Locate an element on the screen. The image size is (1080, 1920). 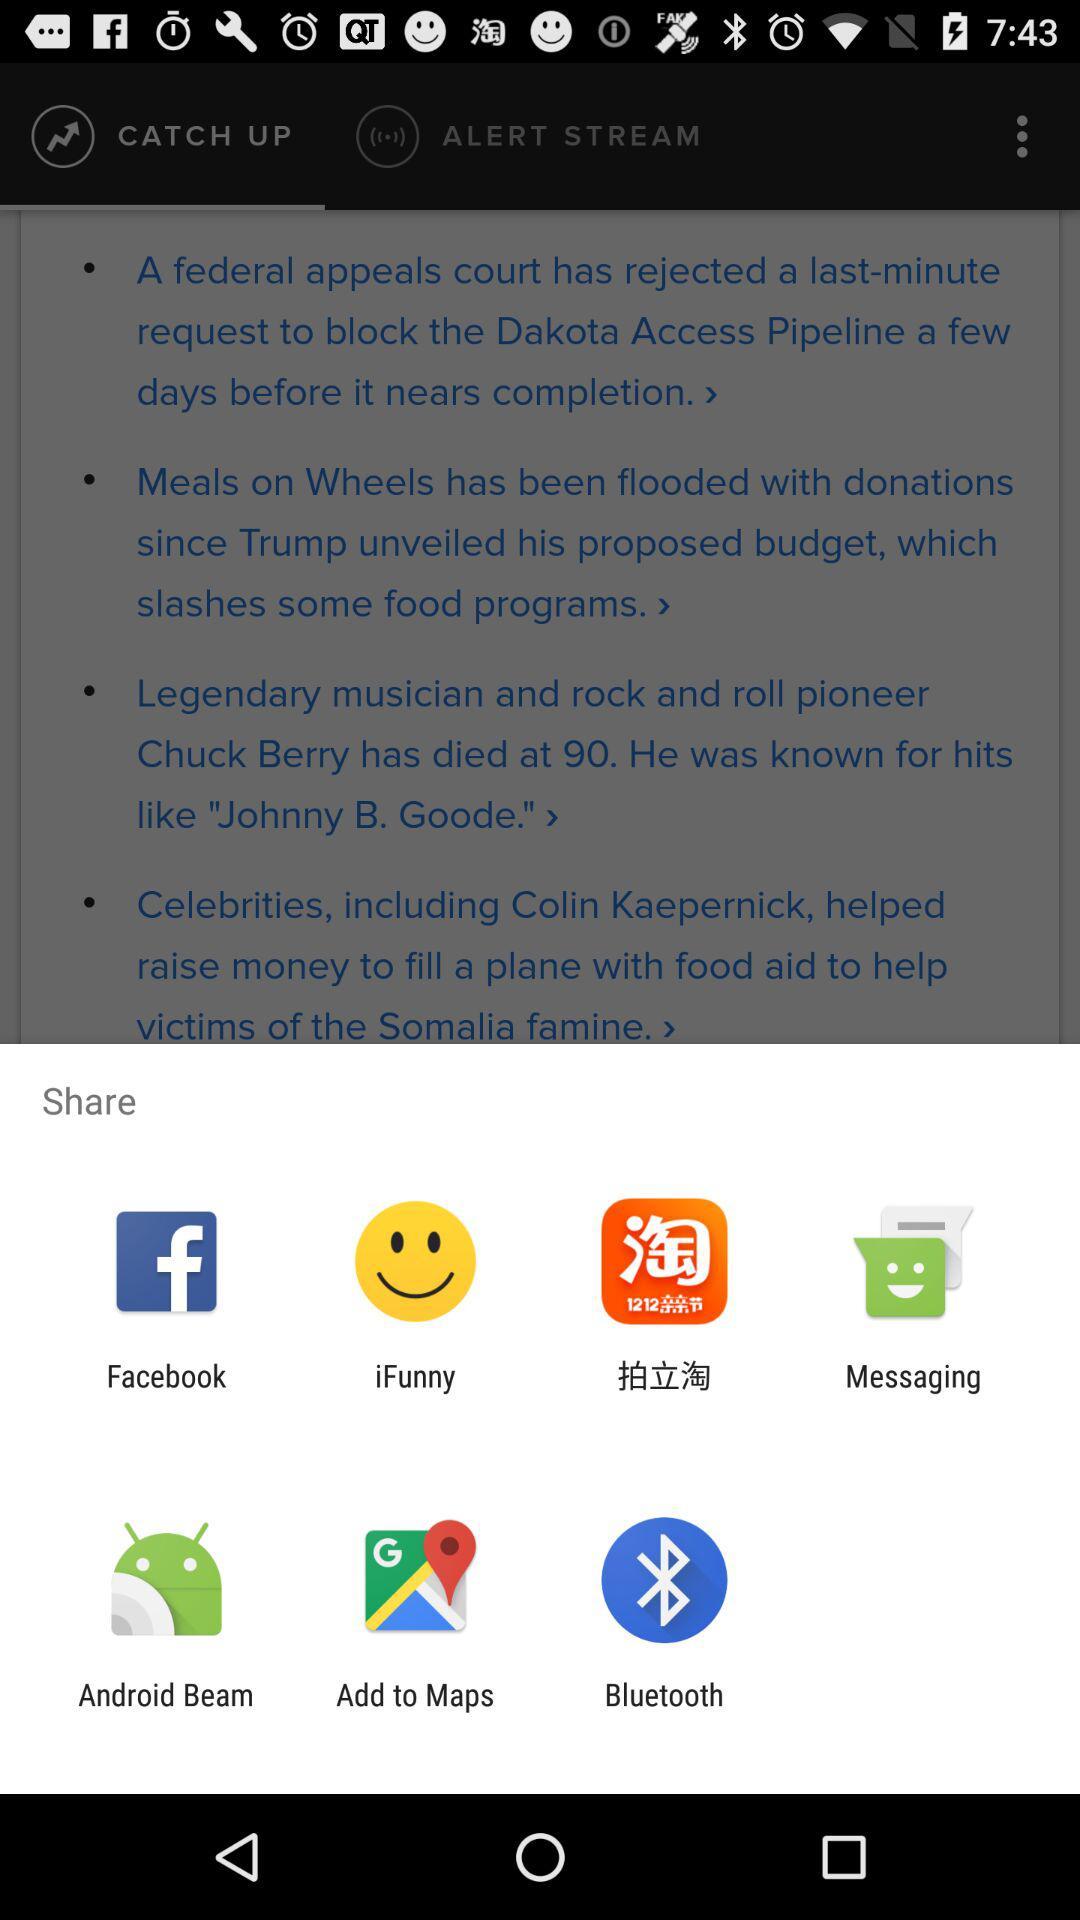
app to the right of add to maps is located at coordinates (664, 1711).